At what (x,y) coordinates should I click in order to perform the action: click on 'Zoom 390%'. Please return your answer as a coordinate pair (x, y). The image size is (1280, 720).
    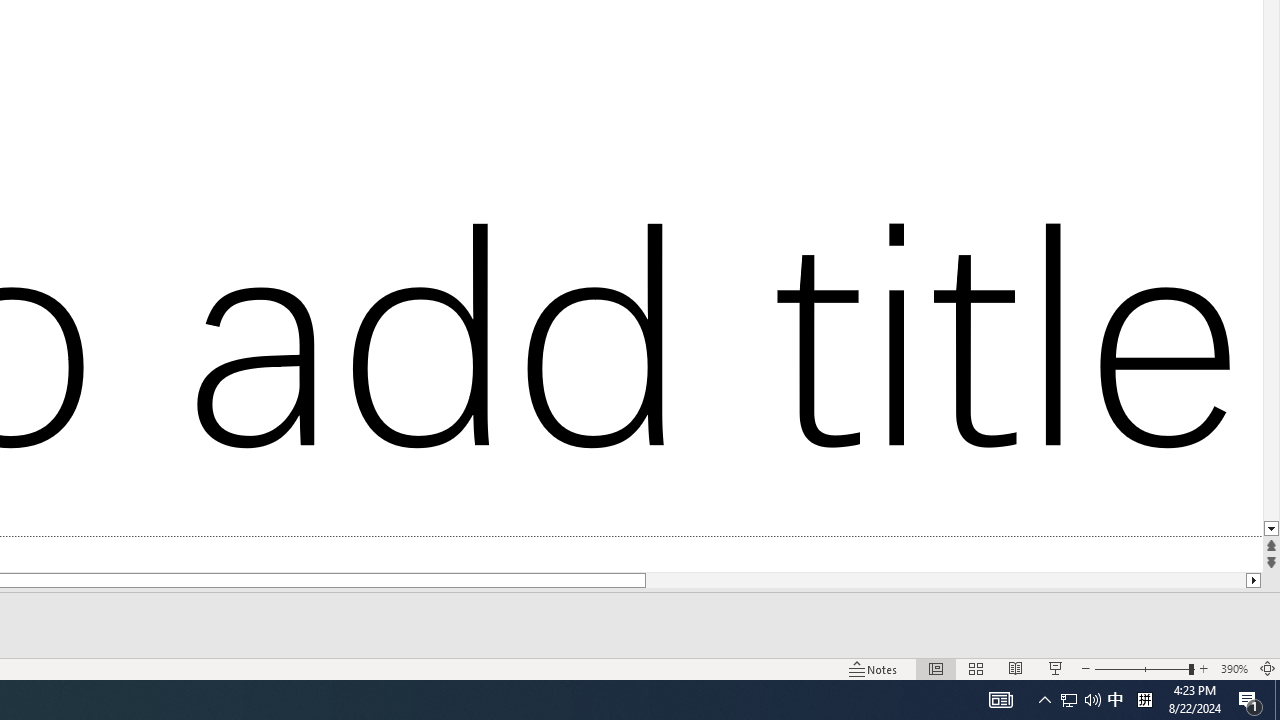
    Looking at the image, I should click on (1233, 669).